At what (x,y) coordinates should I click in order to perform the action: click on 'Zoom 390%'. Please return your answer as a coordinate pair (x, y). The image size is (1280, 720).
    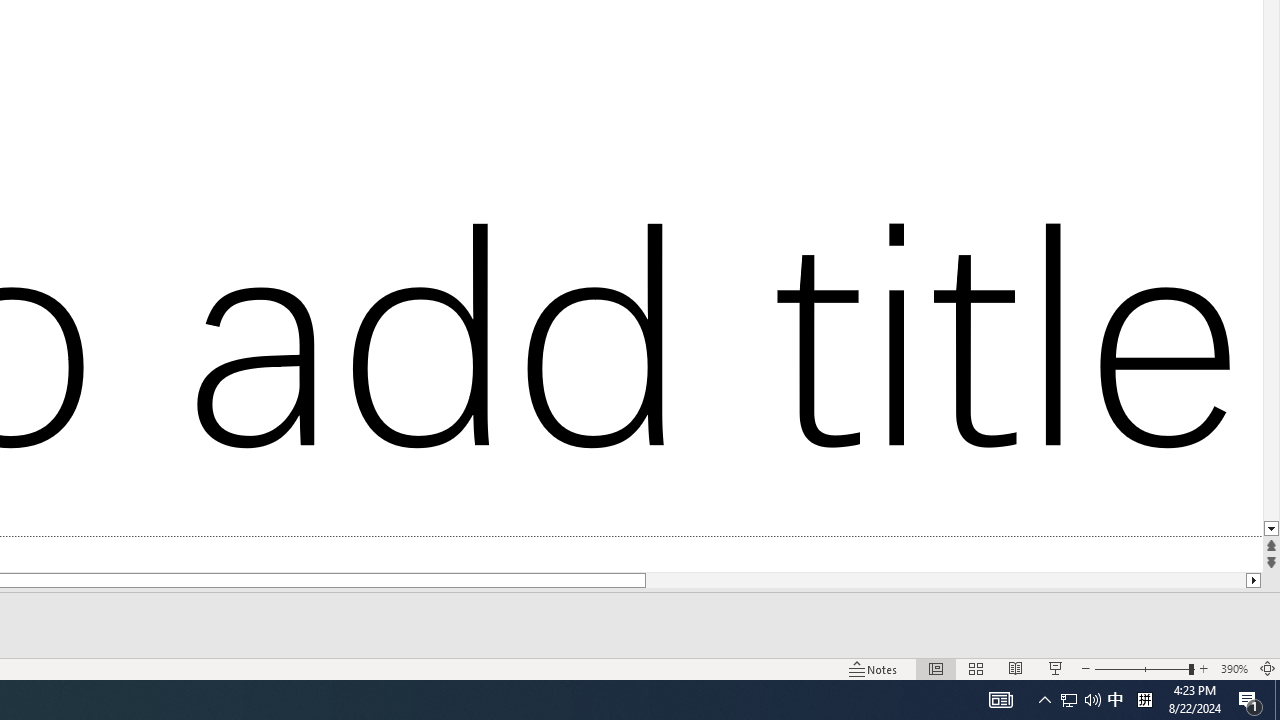
    Looking at the image, I should click on (1233, 669).